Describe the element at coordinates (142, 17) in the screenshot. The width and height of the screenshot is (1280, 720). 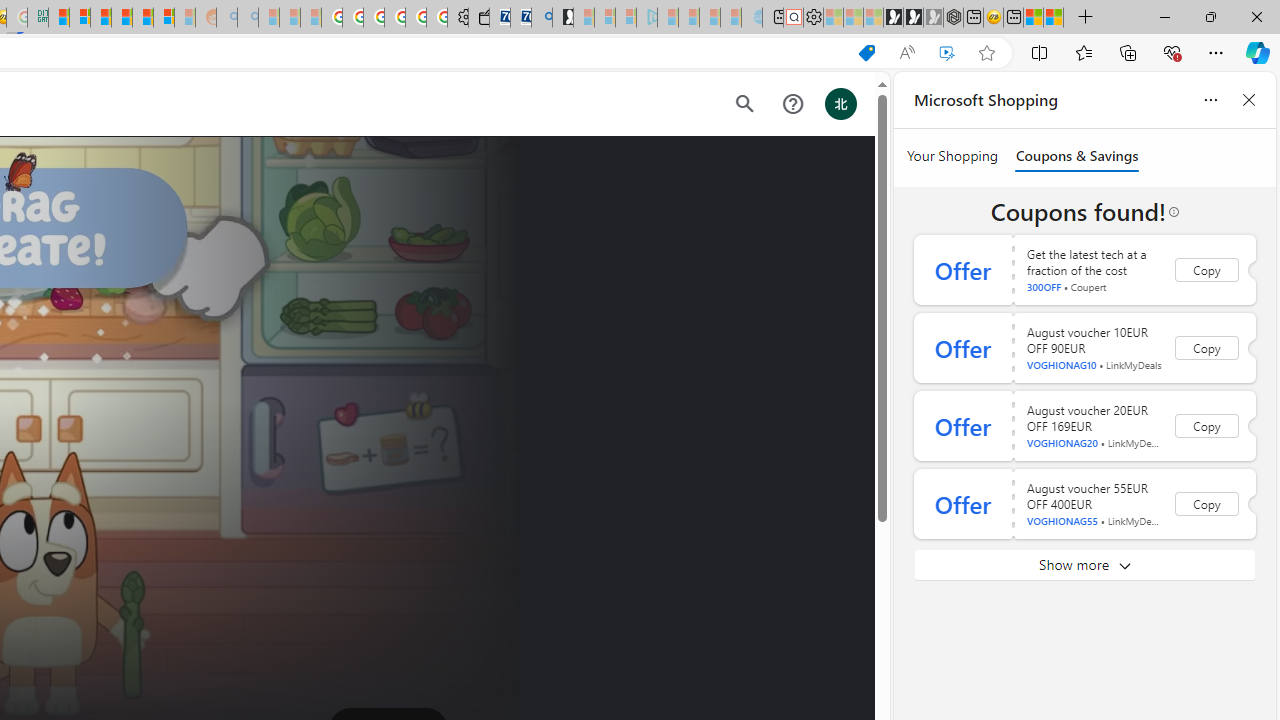
I see `'Kinda Frugal - MSN'` at that location.